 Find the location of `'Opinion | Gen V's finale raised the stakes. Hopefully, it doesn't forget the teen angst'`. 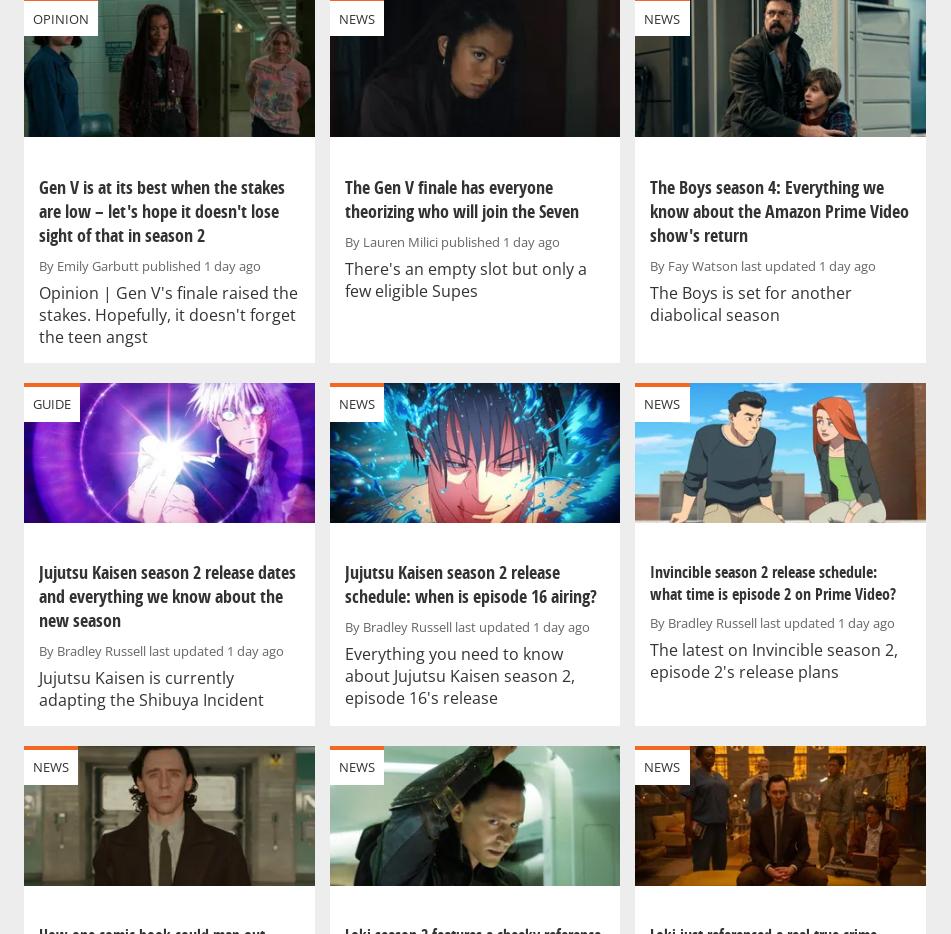

'Opinion | Gen V's finale raised the stakes. Hopefully, it doesn't forget the teen angst' is located at coordinates (168, 313).